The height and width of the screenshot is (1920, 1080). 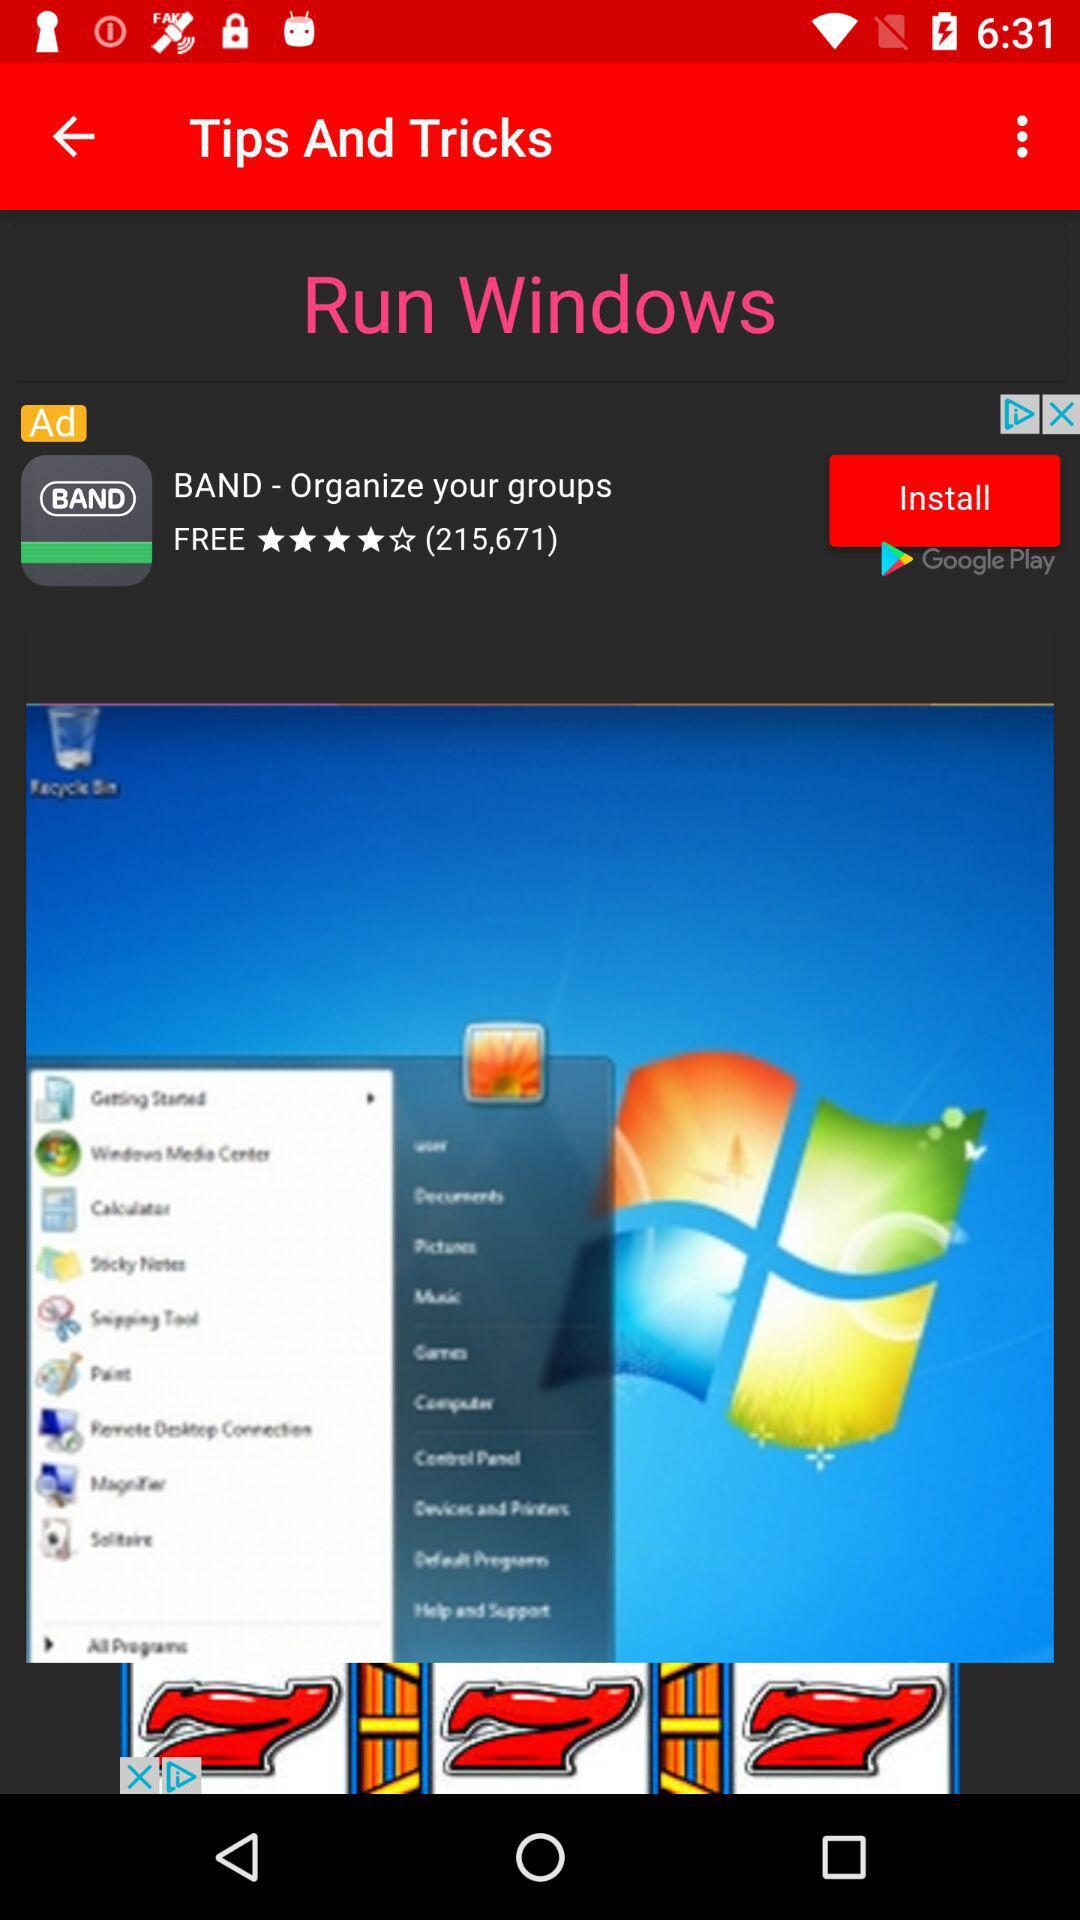 I want to click on for advisment, so click(x=540, y=499).